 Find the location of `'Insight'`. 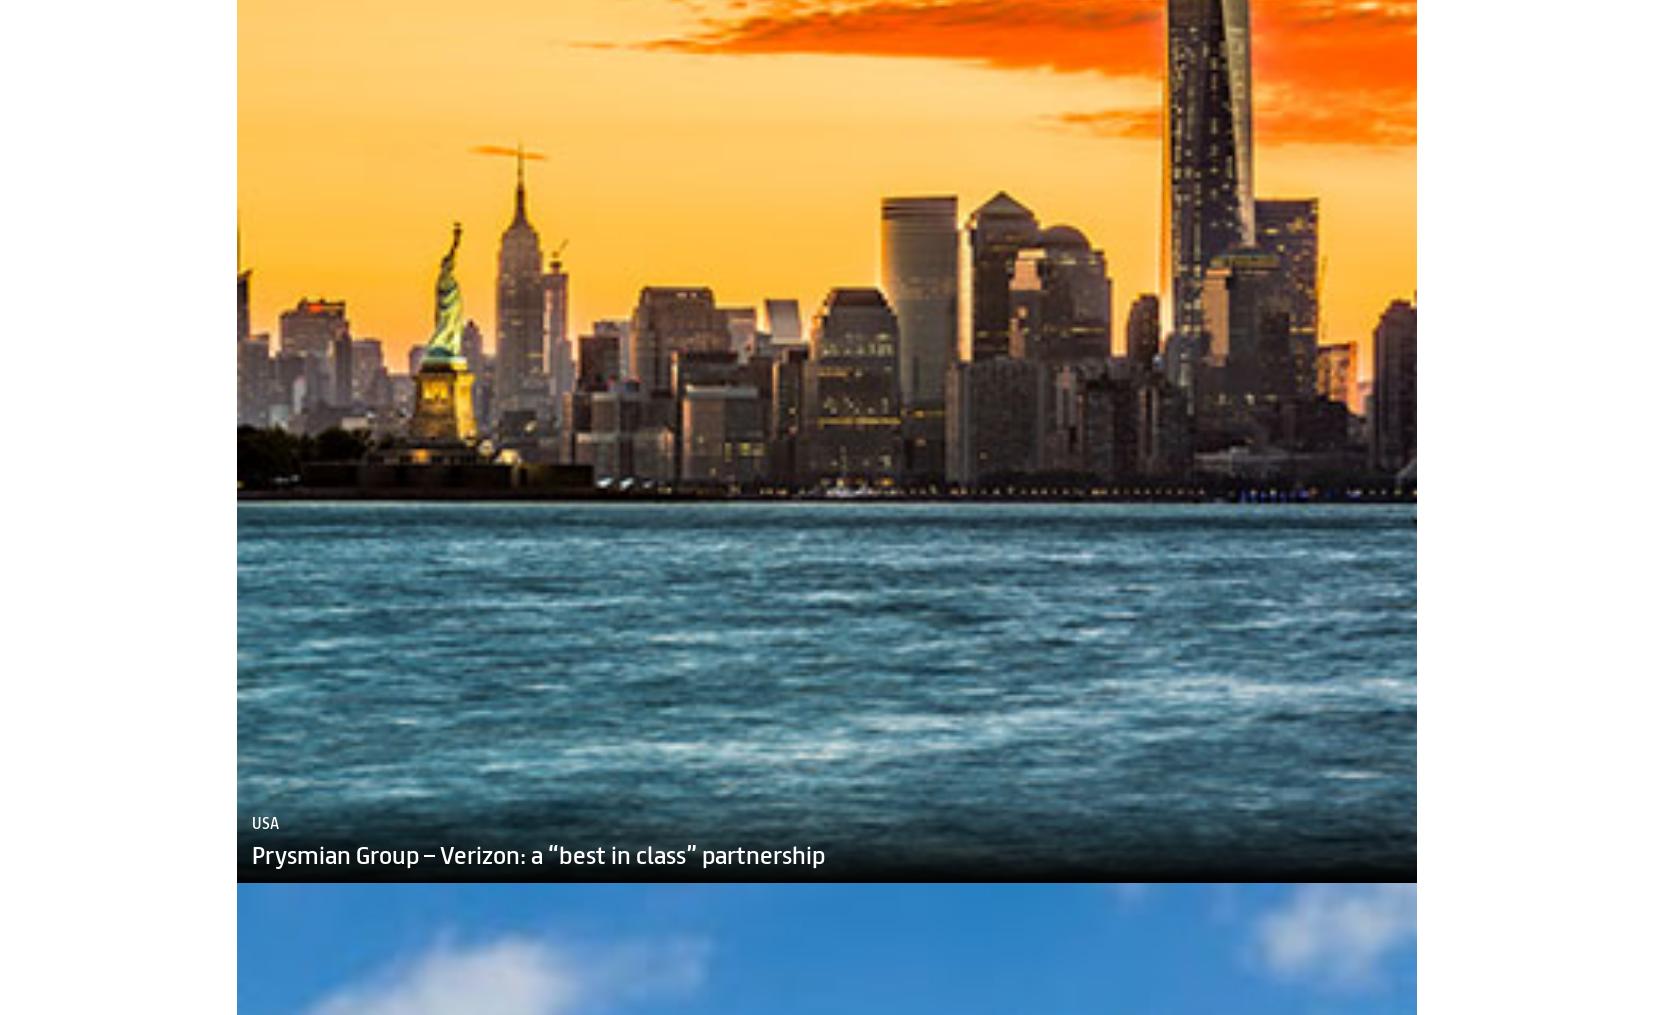

'Insight' is located at coordinates (604, 1004).